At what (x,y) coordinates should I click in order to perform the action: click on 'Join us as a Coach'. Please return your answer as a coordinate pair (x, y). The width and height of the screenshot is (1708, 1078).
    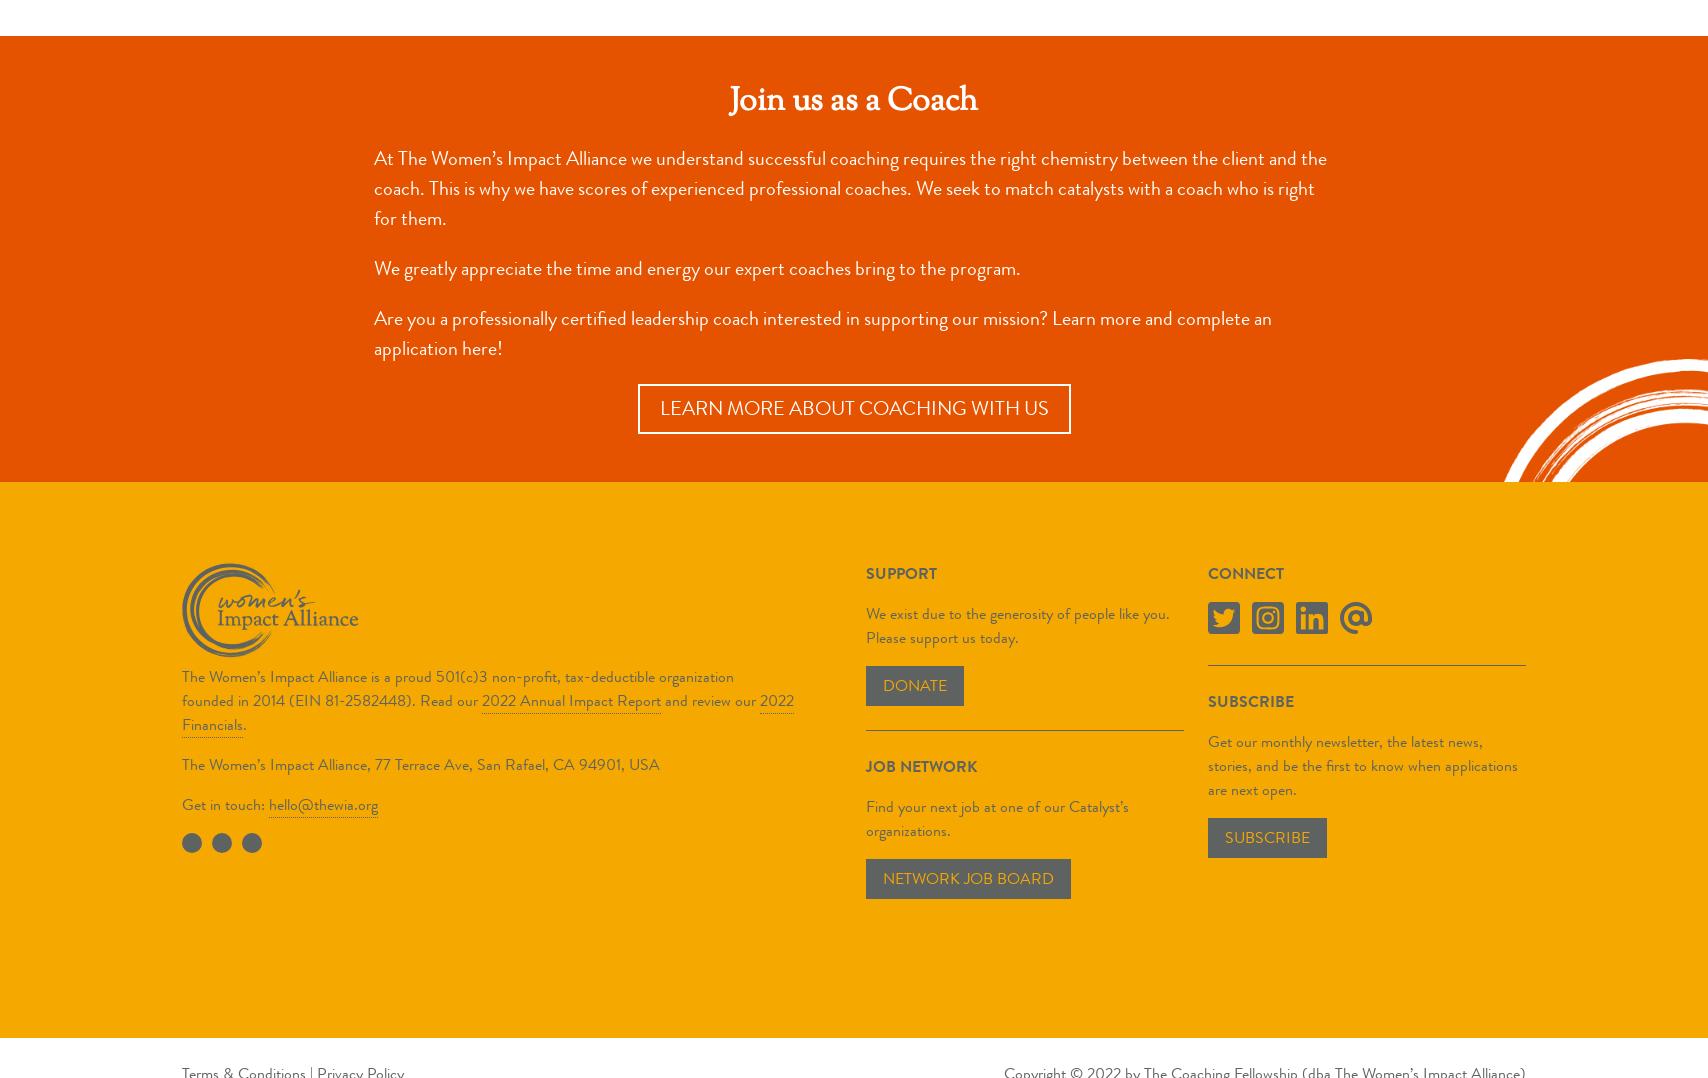
    Looking at the image, I should click on (854, 100).